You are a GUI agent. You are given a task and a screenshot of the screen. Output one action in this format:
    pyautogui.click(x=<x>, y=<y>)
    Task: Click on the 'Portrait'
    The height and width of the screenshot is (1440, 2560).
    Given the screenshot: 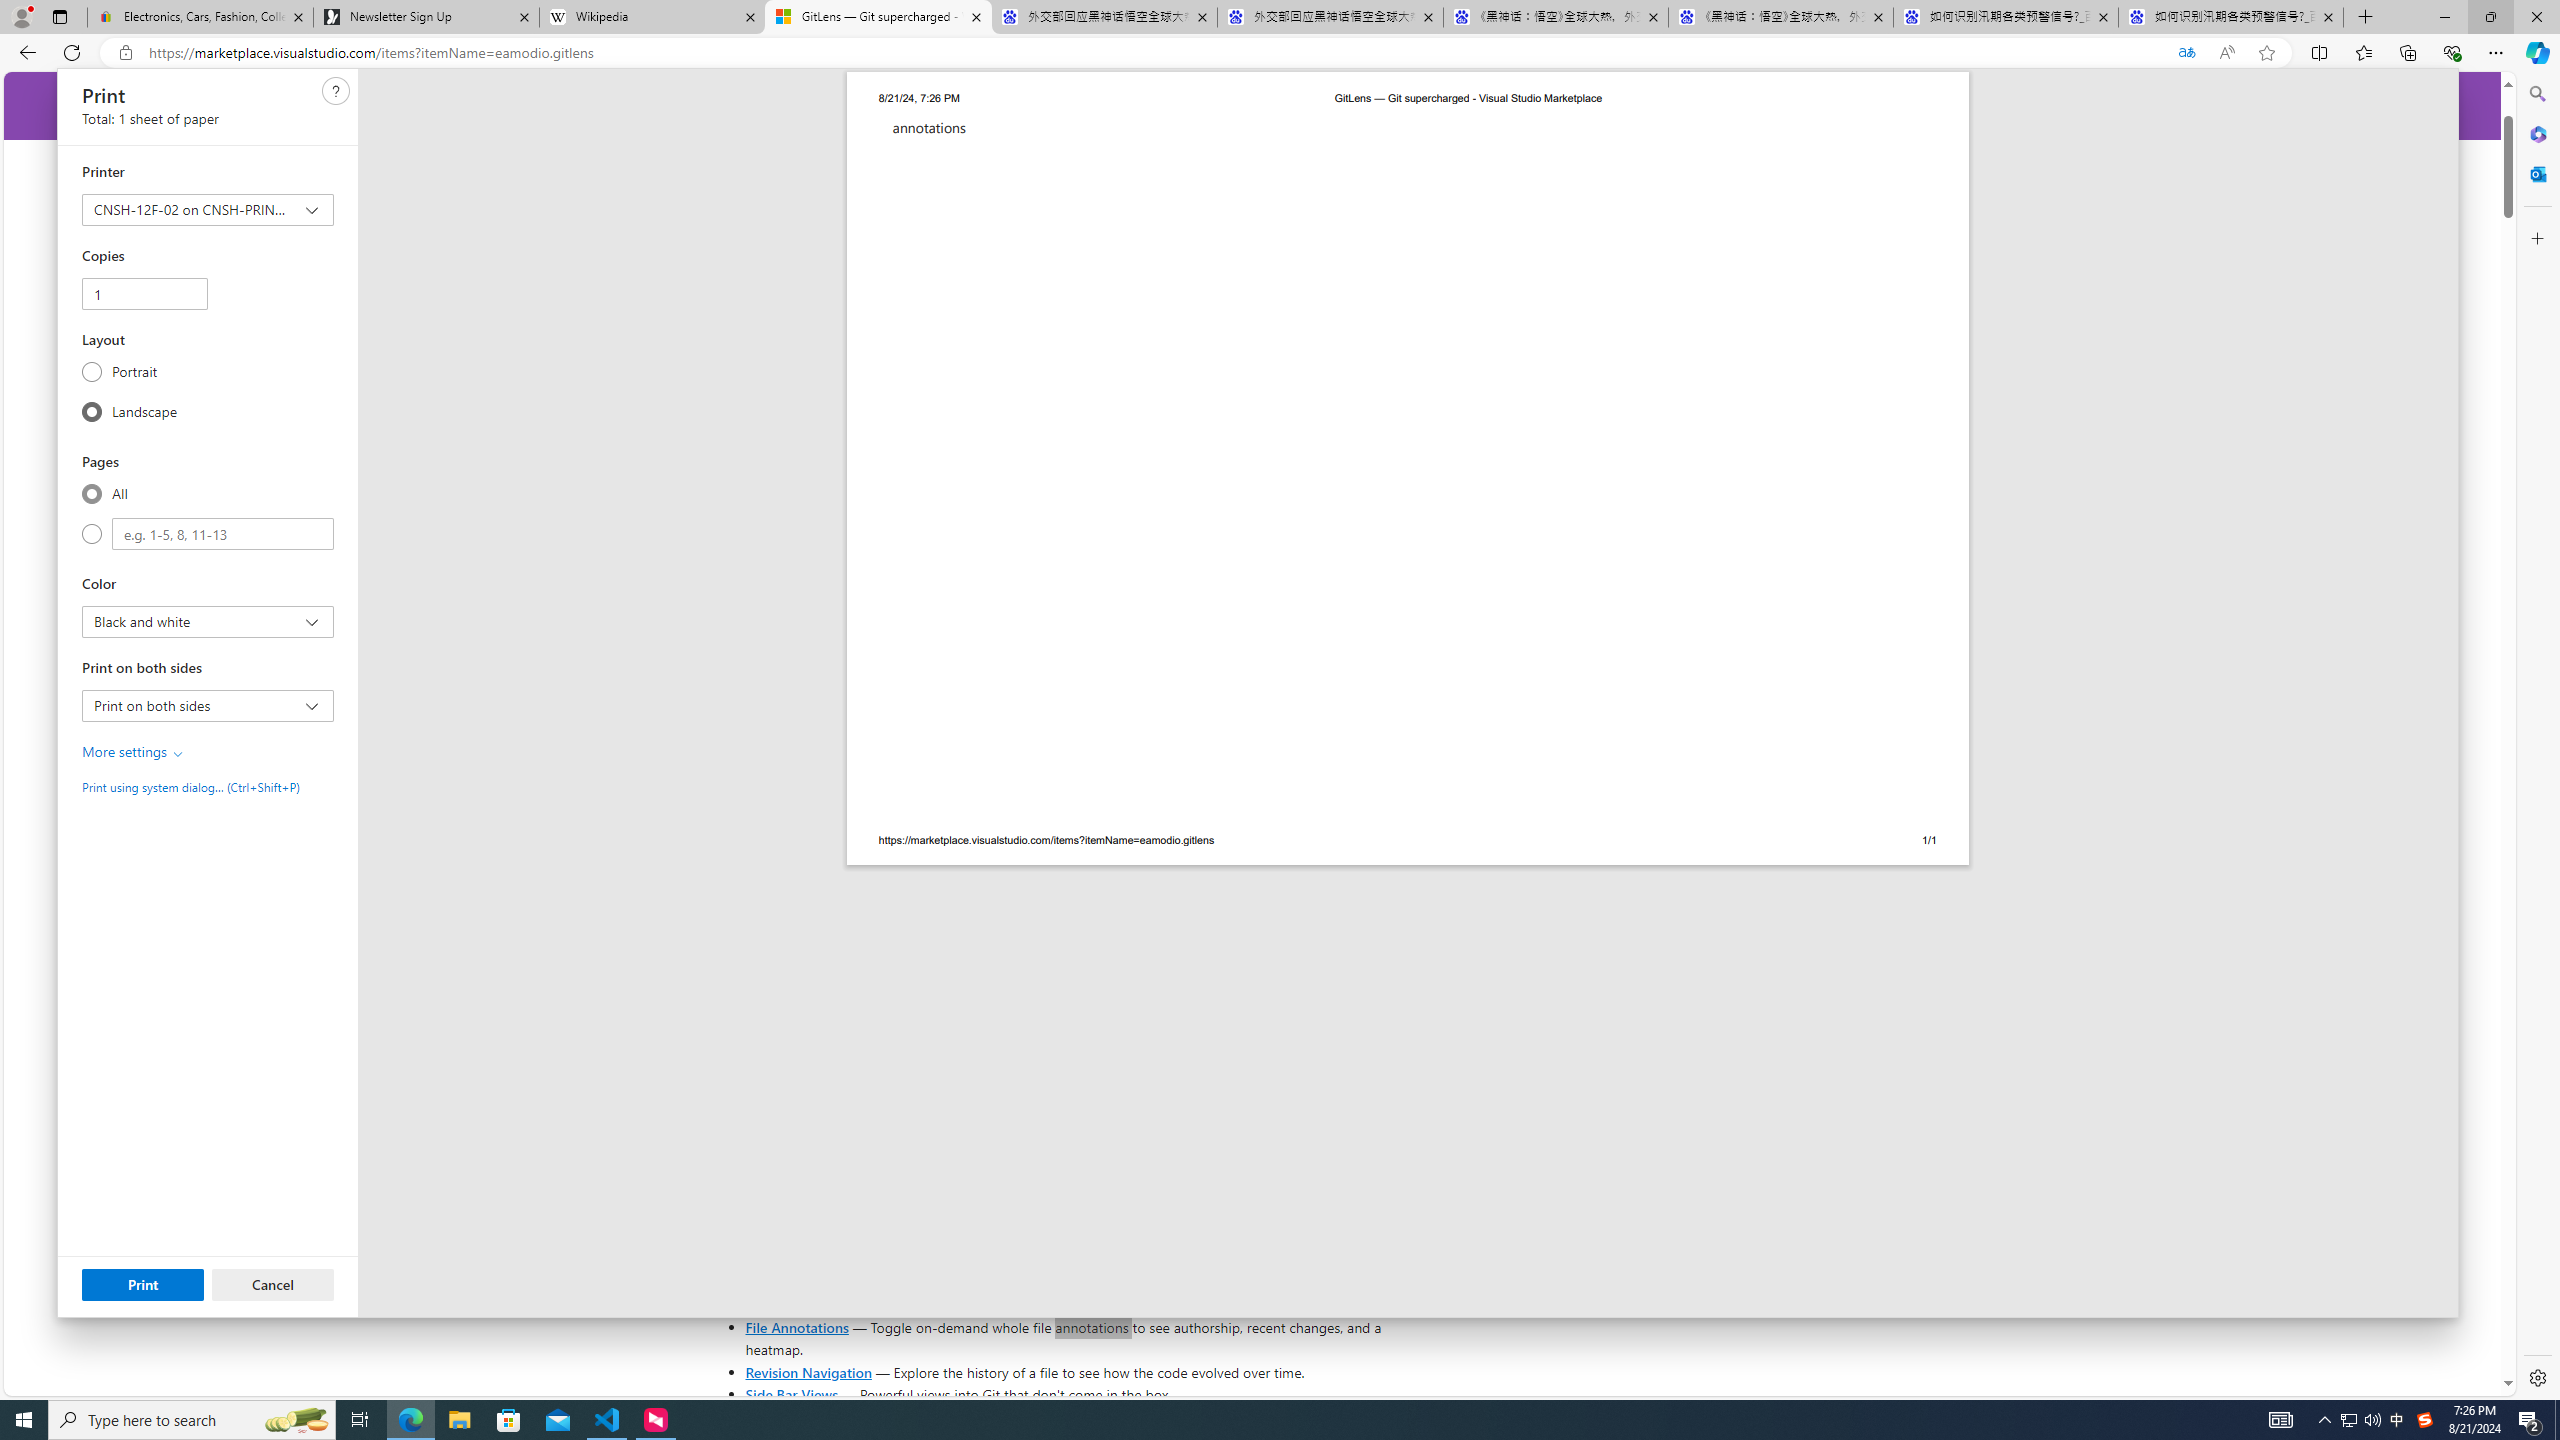 What is the action you would take?
    pyautogui.click(x=91, y=371)
    